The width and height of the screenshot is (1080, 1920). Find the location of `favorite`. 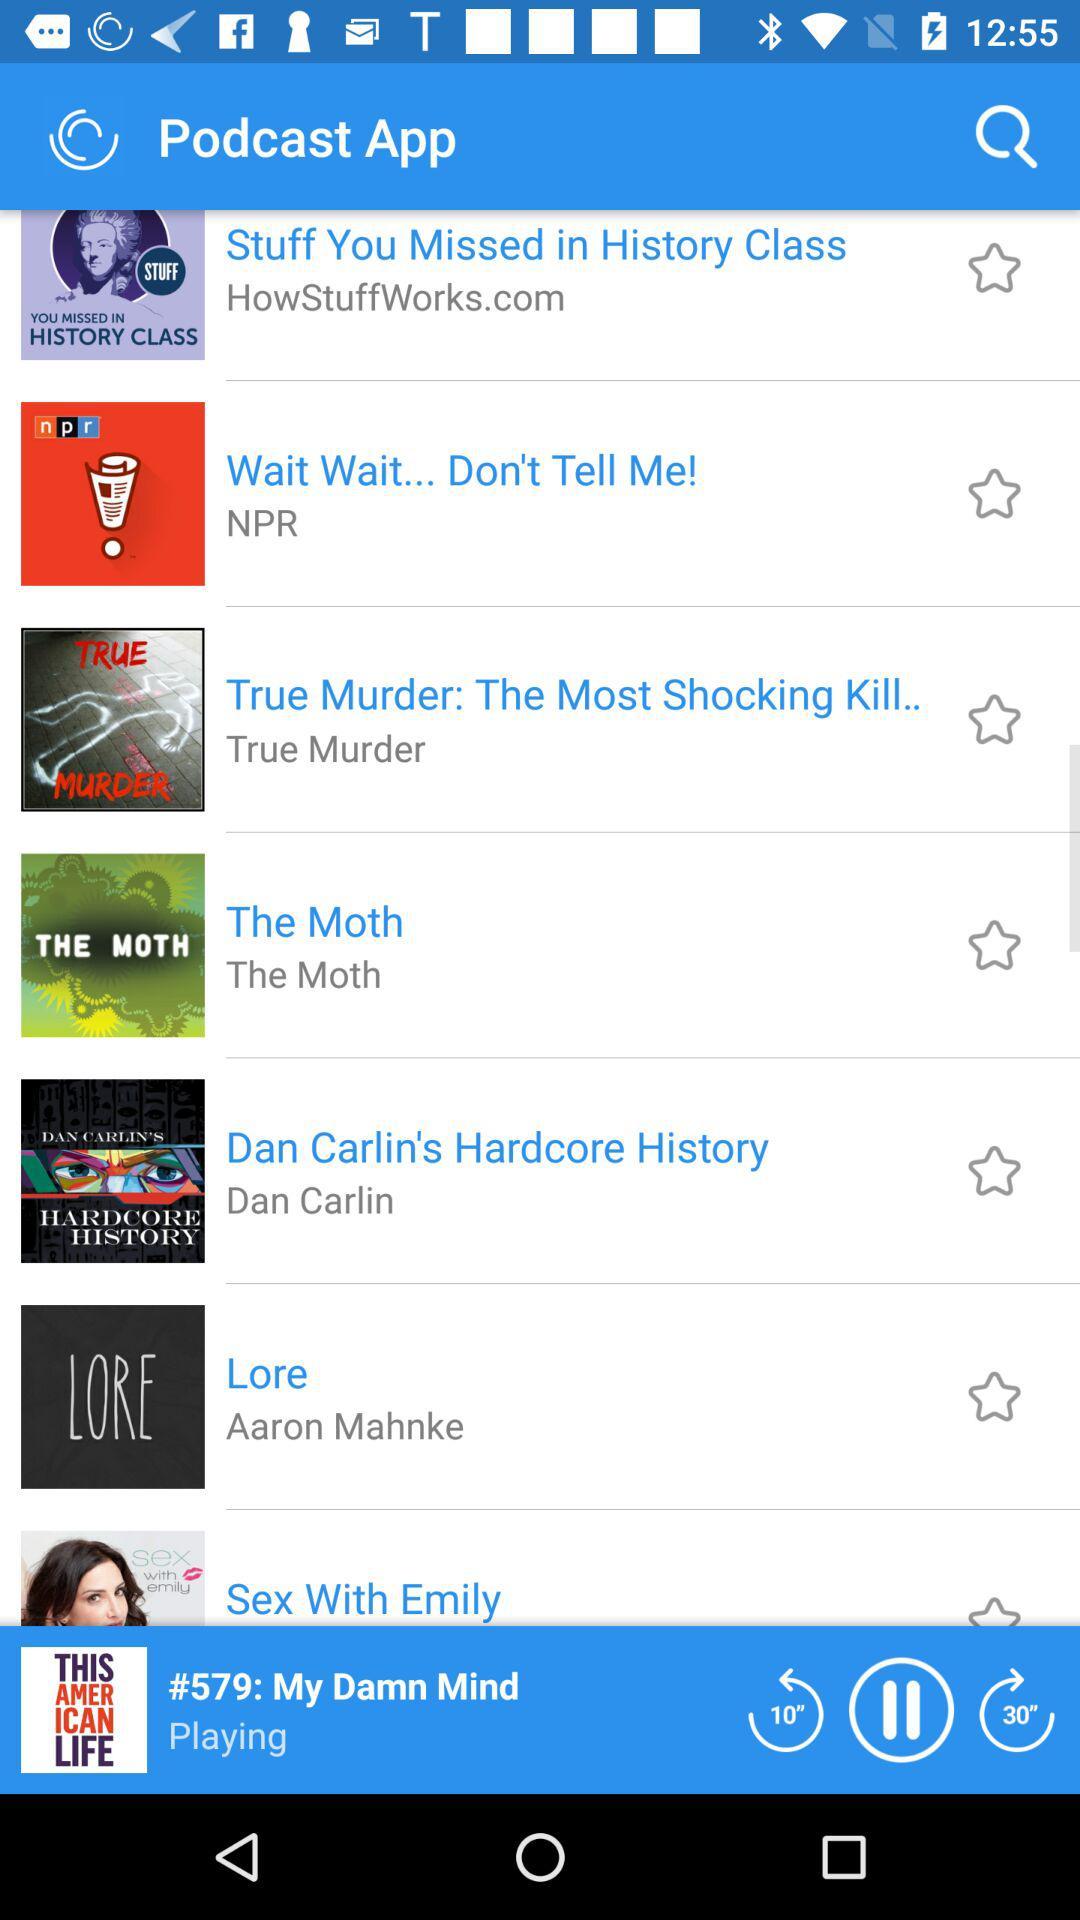

favorite is located at coordinates (994, 719).